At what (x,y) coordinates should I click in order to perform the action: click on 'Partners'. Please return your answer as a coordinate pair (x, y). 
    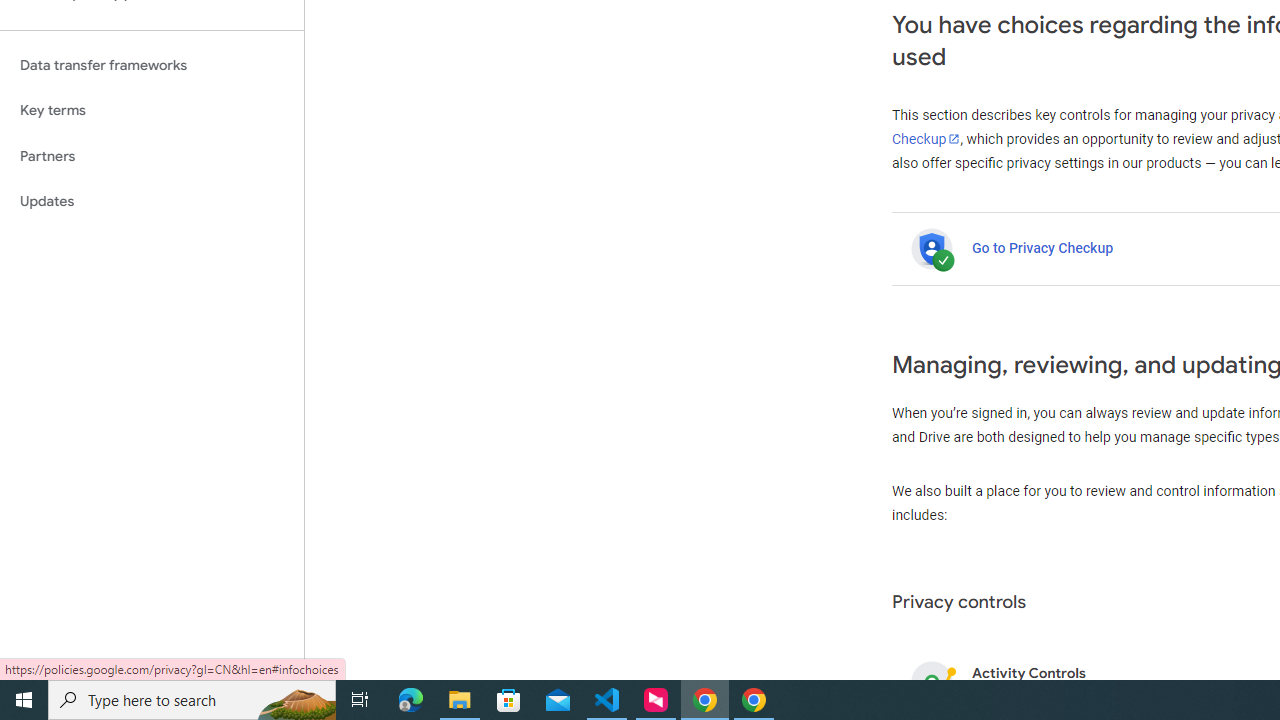
    Looking at the image, I should click on (151, 155).